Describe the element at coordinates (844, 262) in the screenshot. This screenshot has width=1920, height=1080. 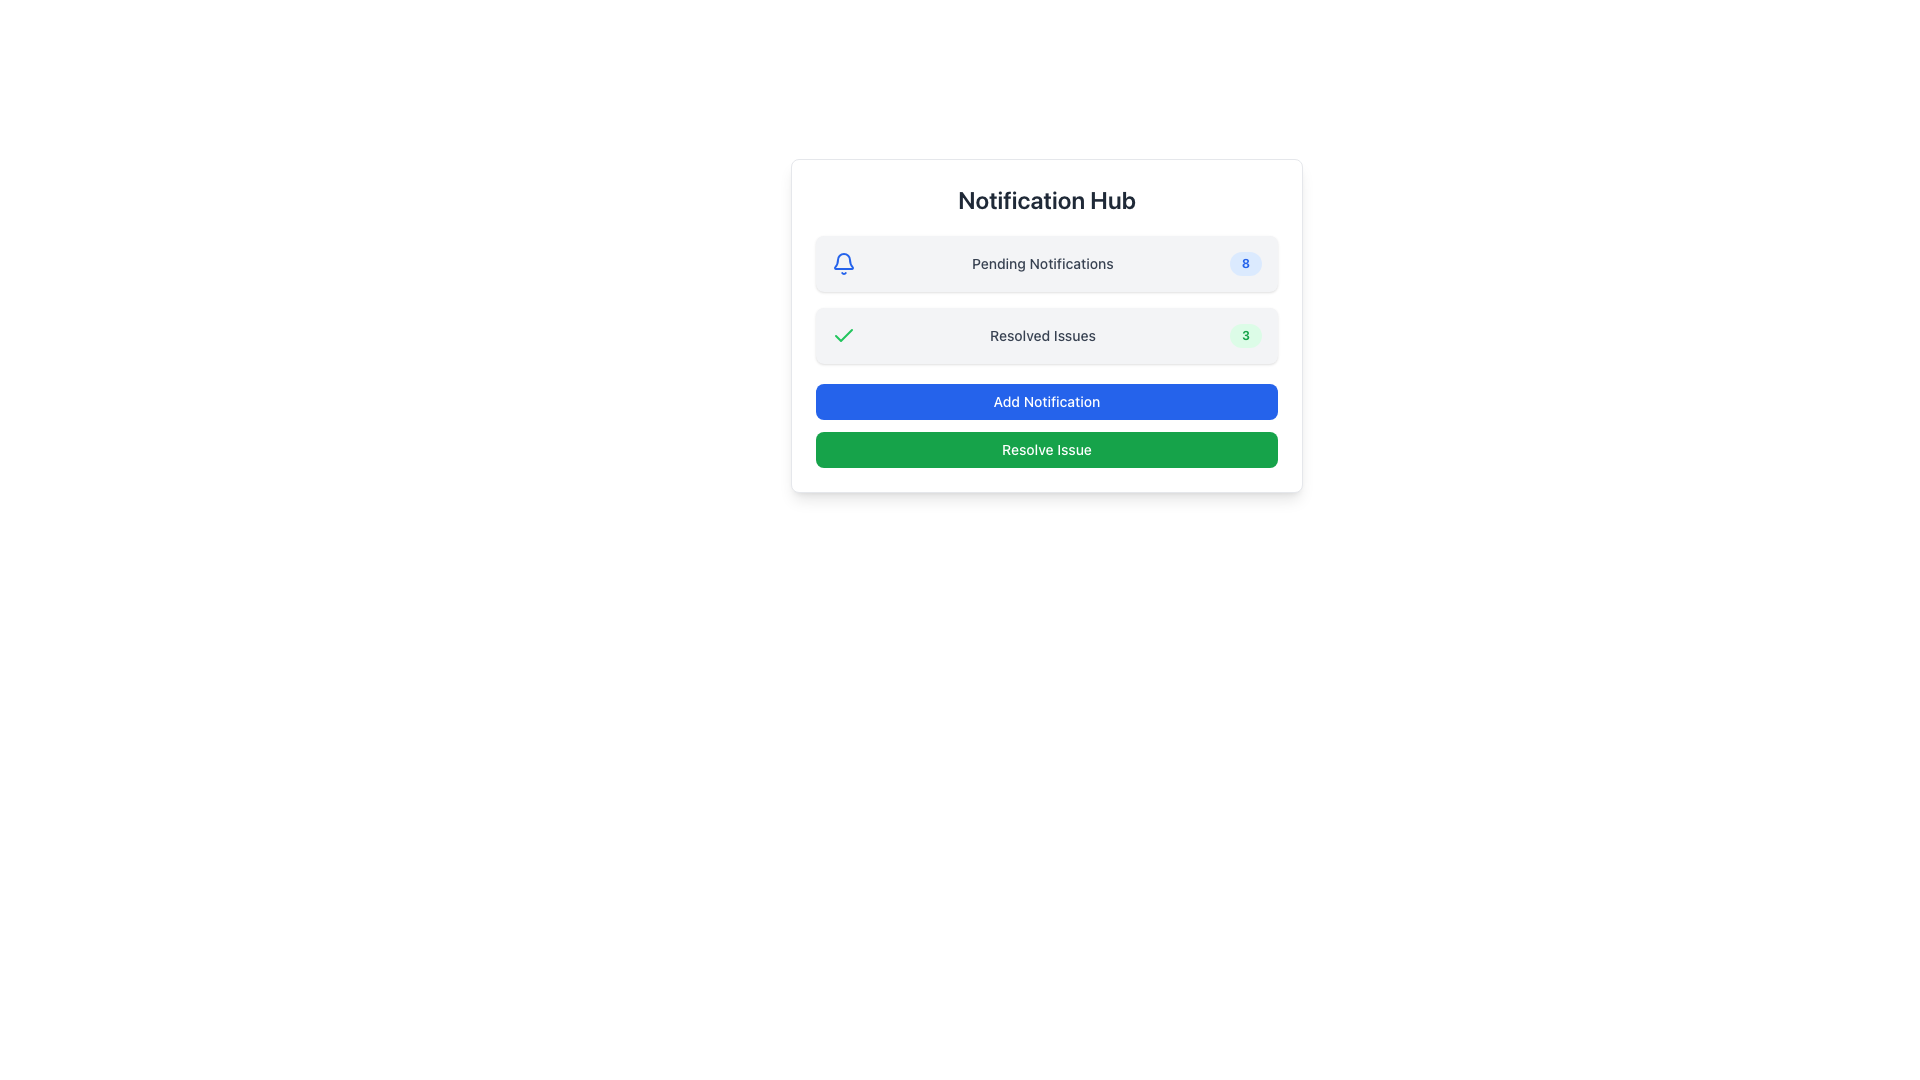
I see `the bell-shaped notification icon, which is styled in blue and located in the 'Pending Notifications' section of the Notification Hub layout` at that location.